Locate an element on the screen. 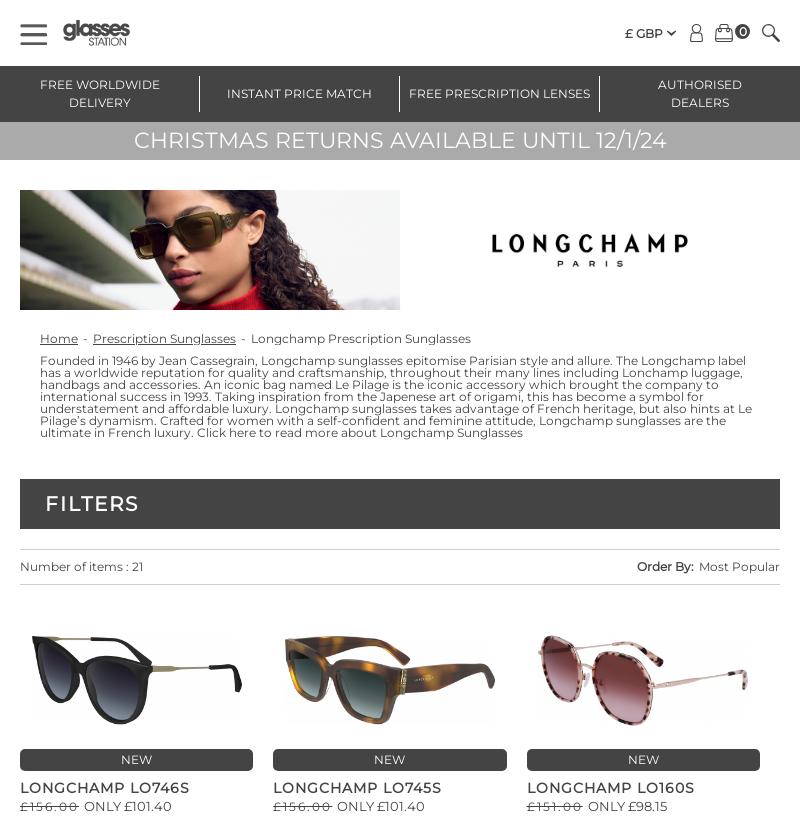  'Authorised Dealers' is located at coordinates (657, 92).